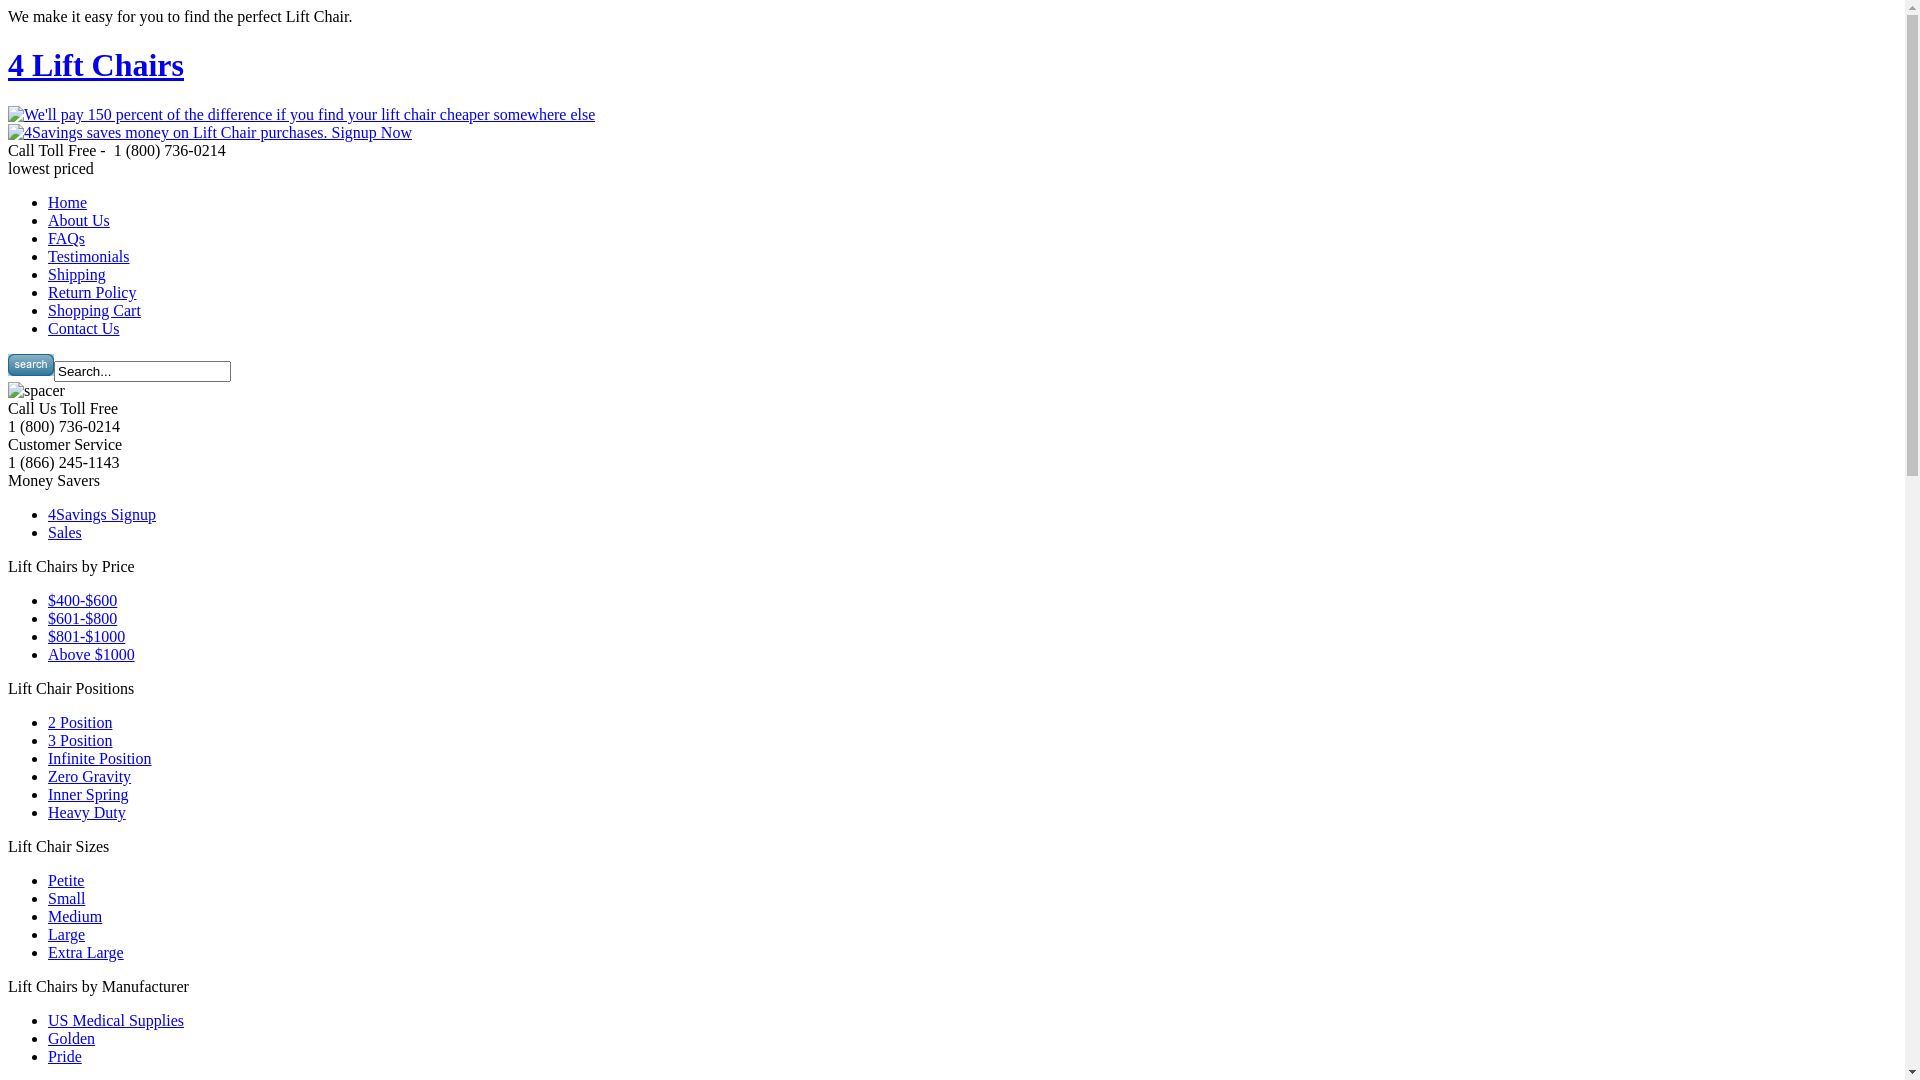 The height and width of the screenshot is (1080, 1920). Describe the element at coordinates (93, 310) in the screenshot. I see `'Shopping Cart'` at that location.